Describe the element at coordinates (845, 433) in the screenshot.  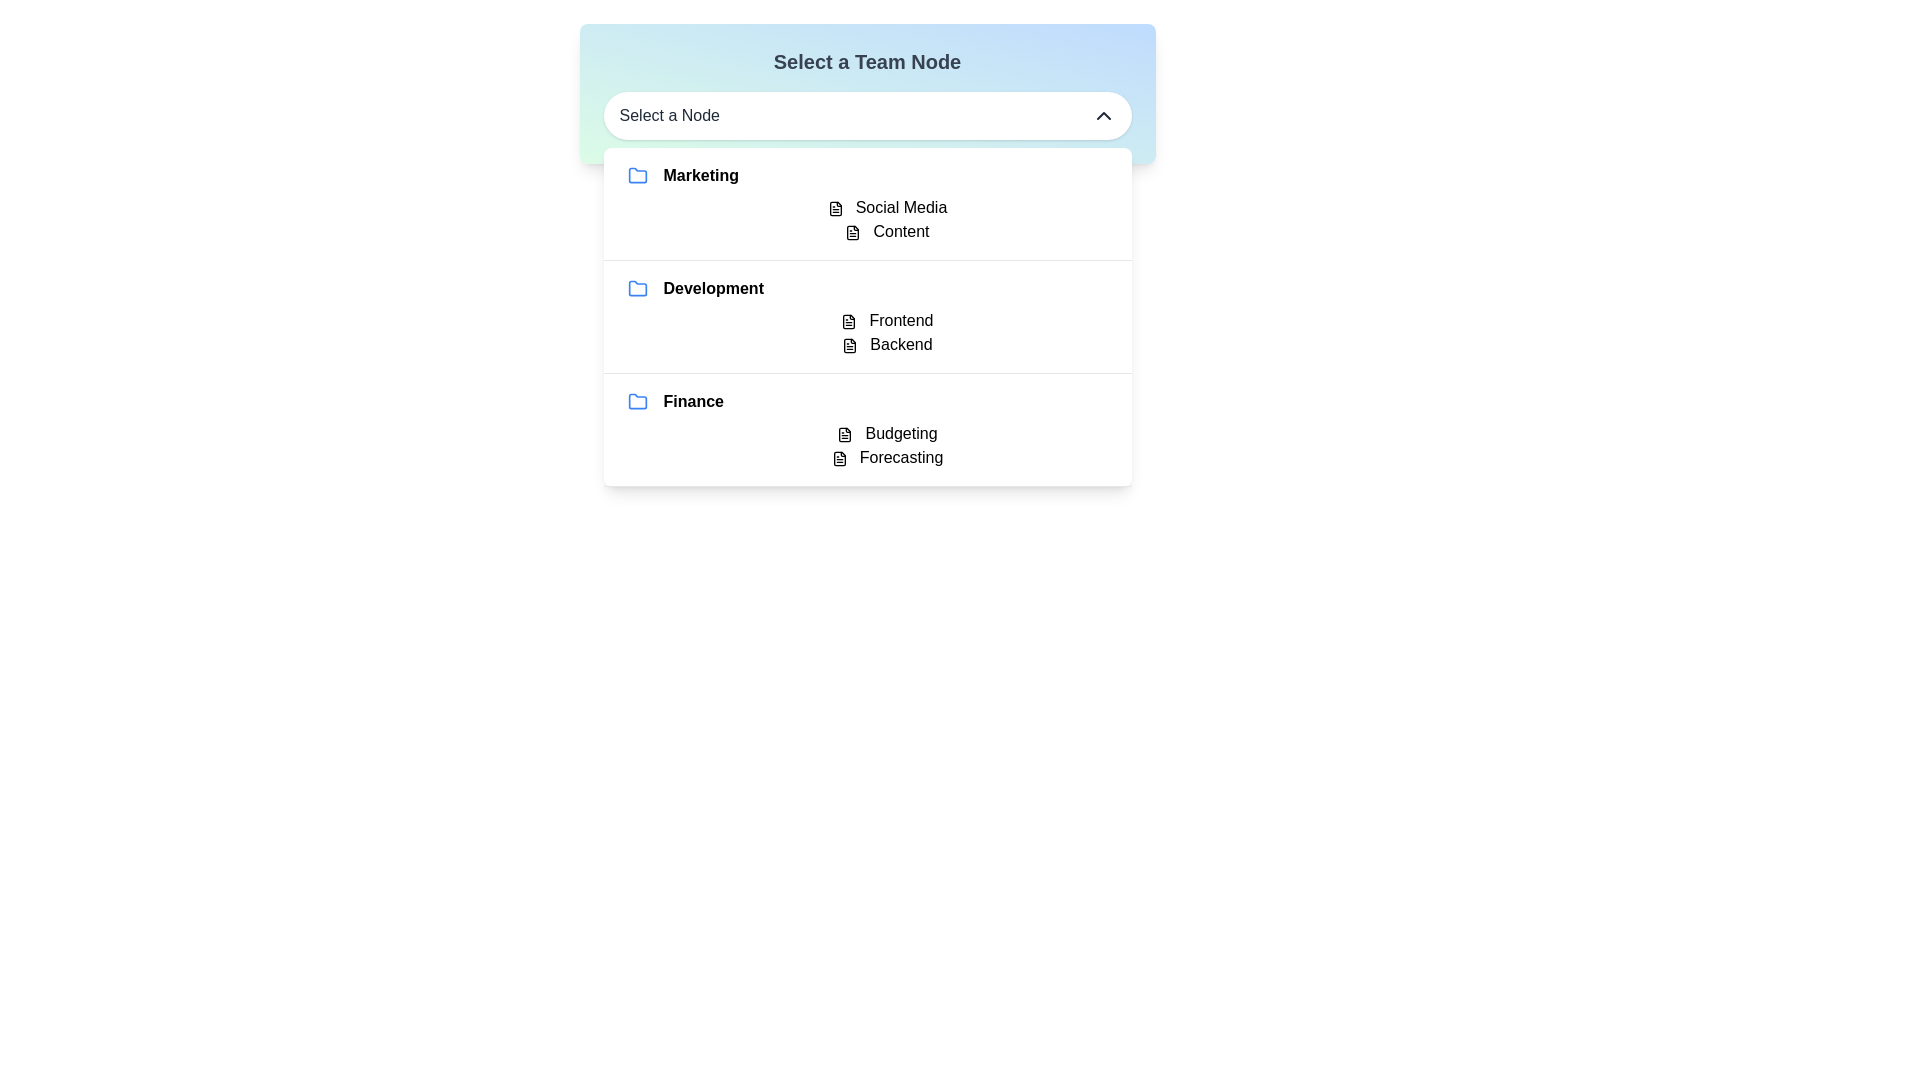
I see `the icon in the 'Finance' section that visually enhances the 'Budgeting' label, located directly before it in the second row` at that location.